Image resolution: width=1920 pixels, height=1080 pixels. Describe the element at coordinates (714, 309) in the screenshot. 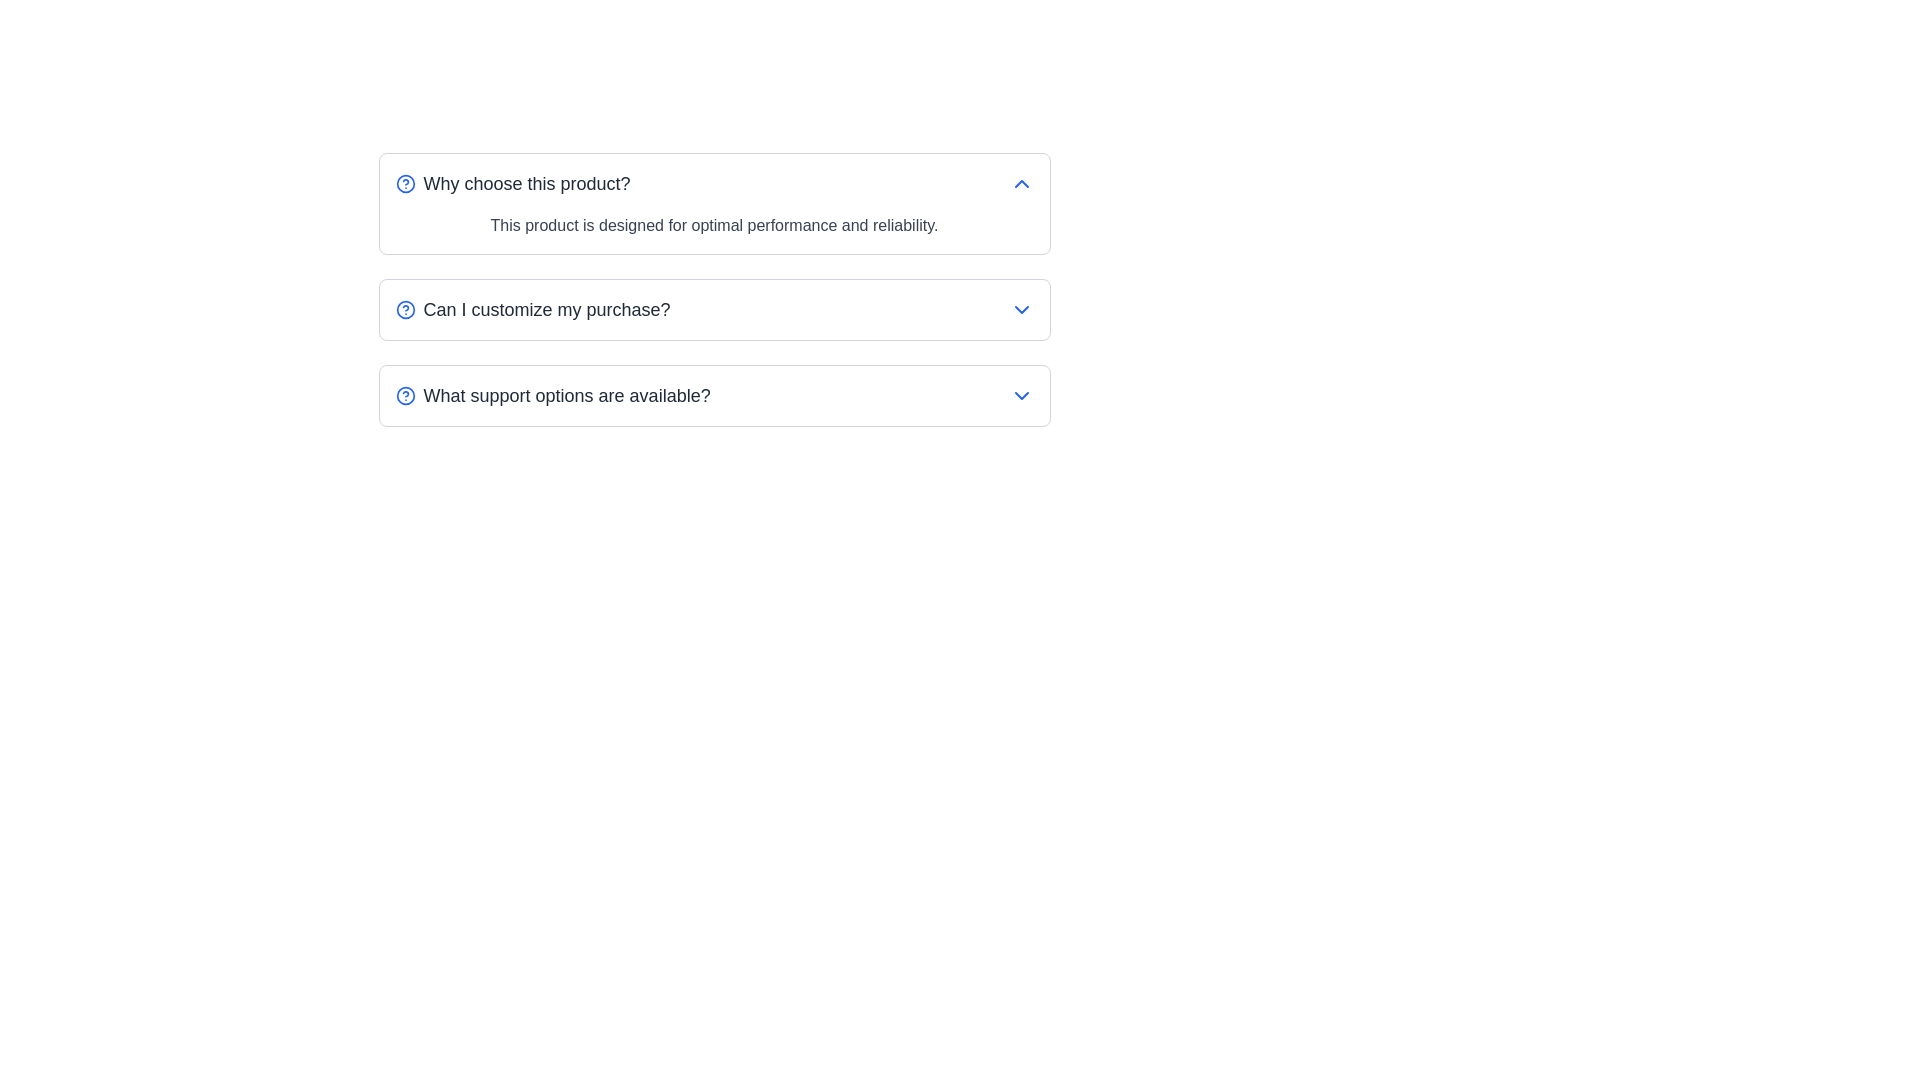

I see `the second Expandable List Item in the FAQ section` at that location.